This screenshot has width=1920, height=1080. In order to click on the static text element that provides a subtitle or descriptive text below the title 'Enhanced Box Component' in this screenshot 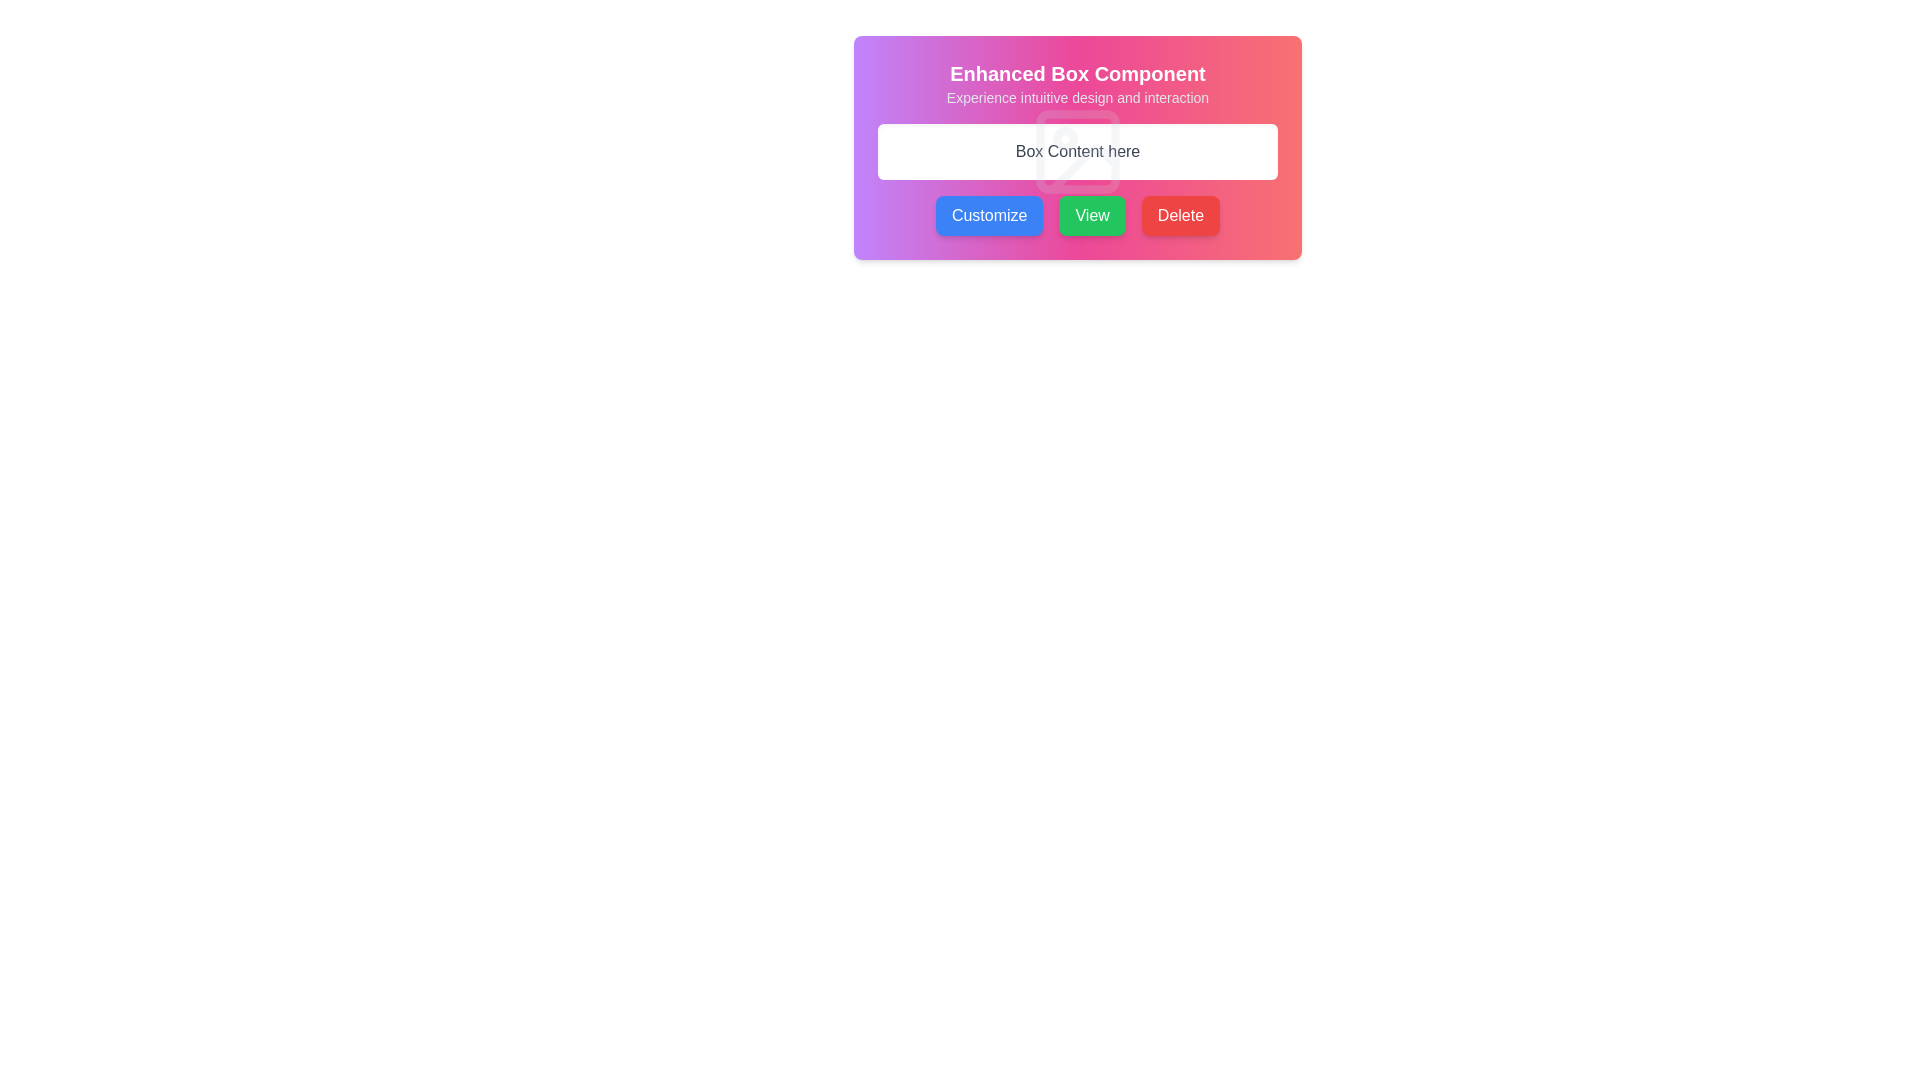, I will do `click(1077, 97)`.